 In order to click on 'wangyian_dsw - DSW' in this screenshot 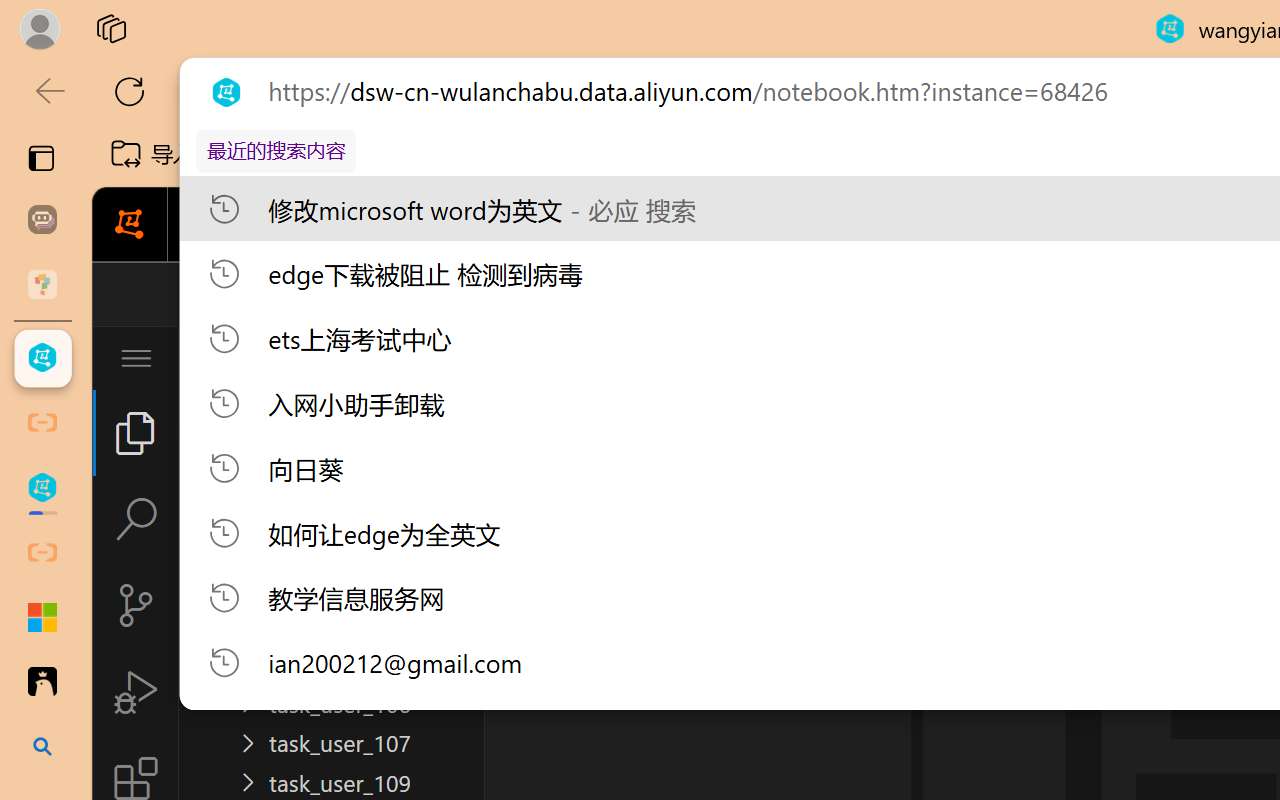, I will do `click(42, 358)`.